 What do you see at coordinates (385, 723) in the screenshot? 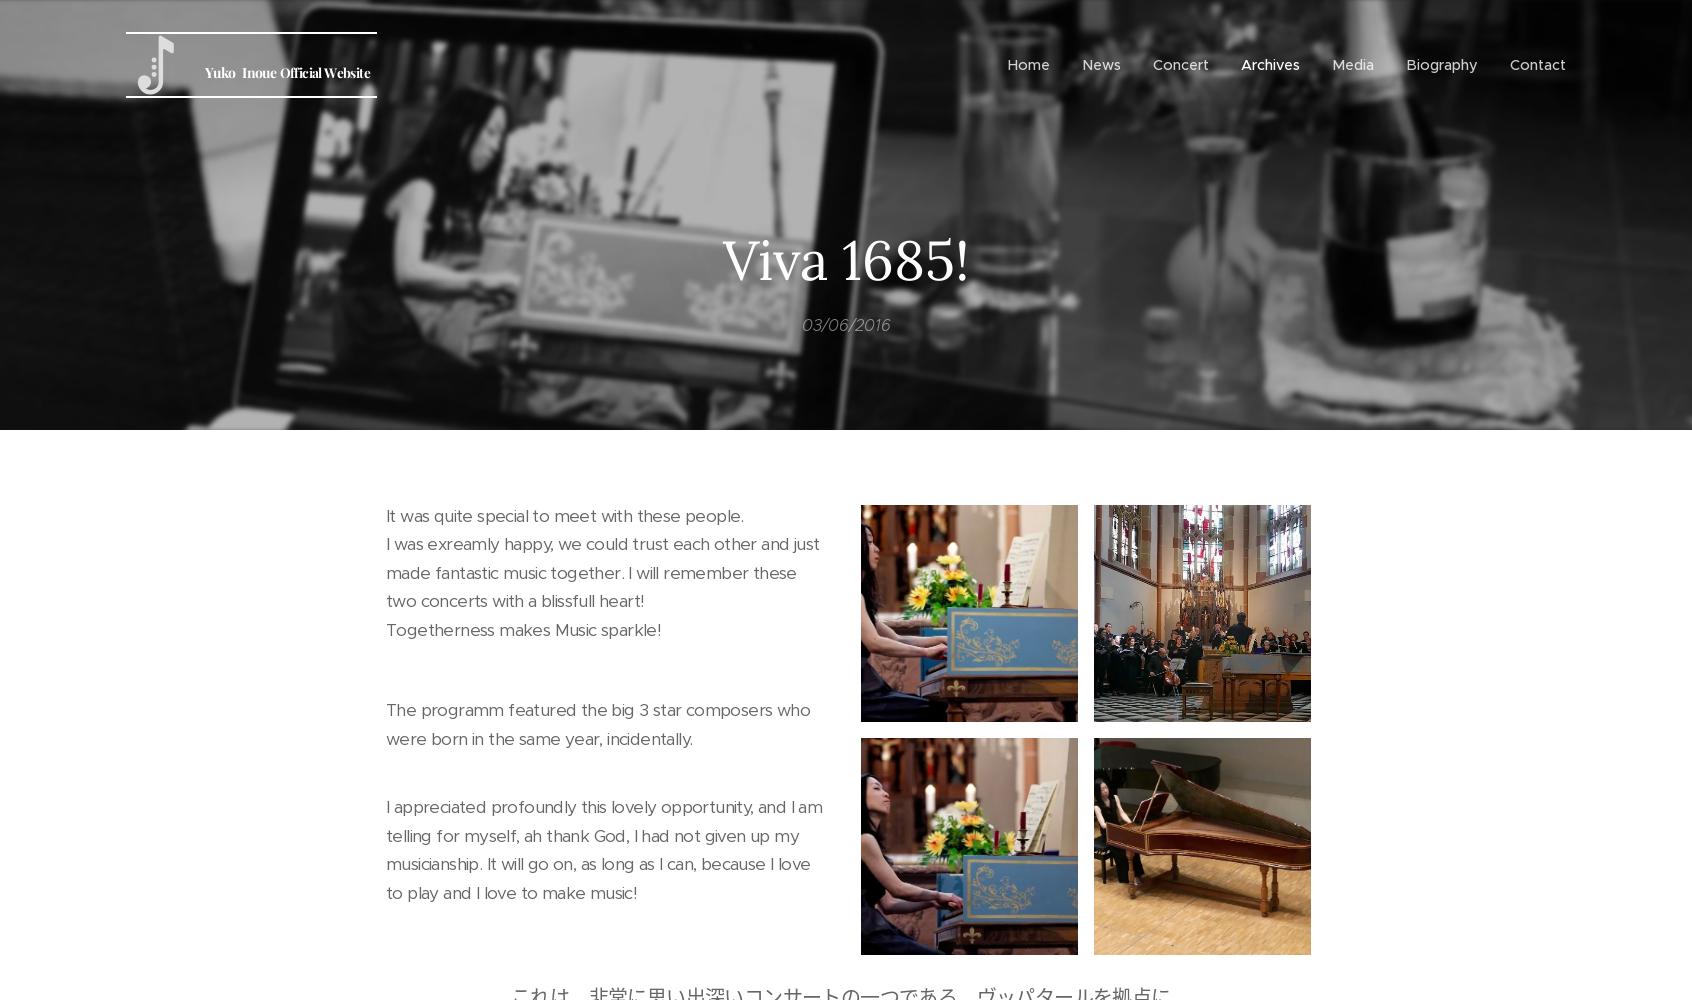
I see `'The programm featured the big 3 star composers who were born in the same year, incidentally.'` at bounding box center [385, 723].